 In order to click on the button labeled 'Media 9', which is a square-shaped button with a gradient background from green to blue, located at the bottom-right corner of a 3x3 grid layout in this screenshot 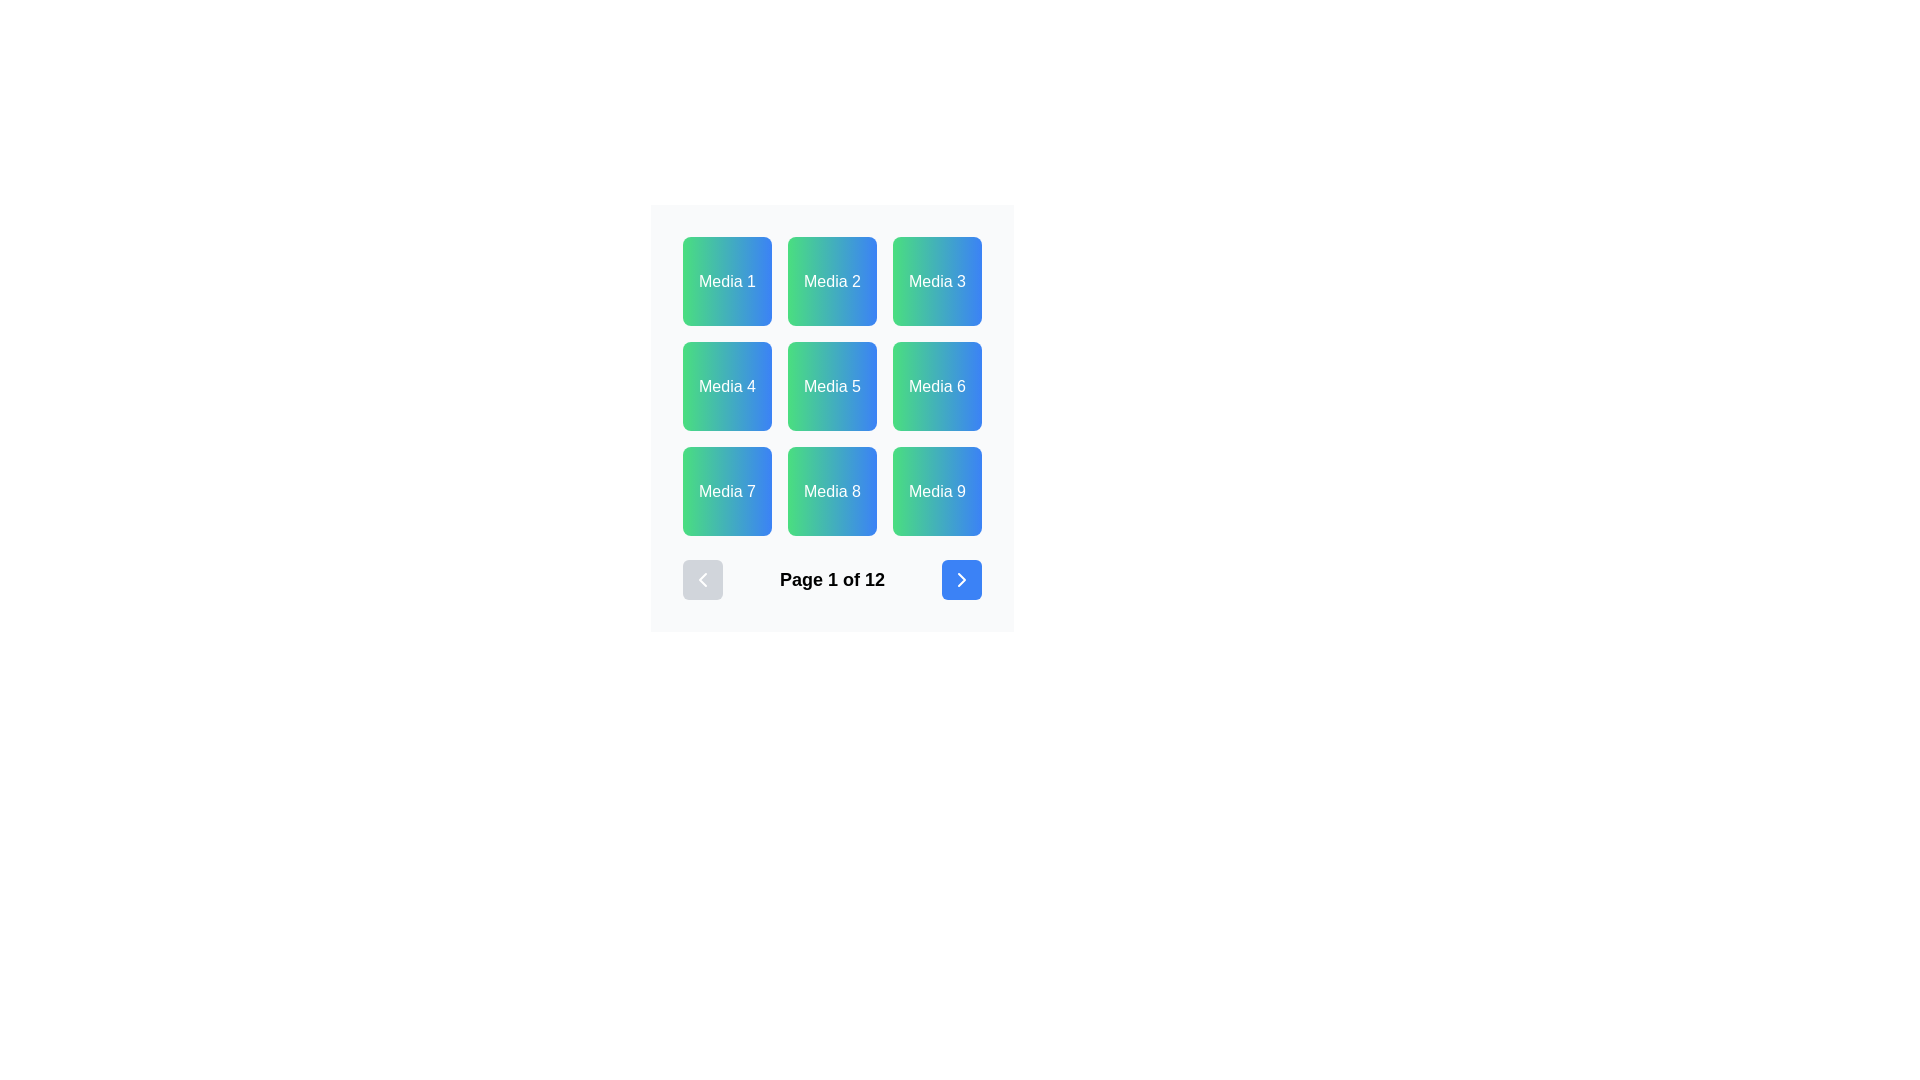, I will do `click(936, 491)`.